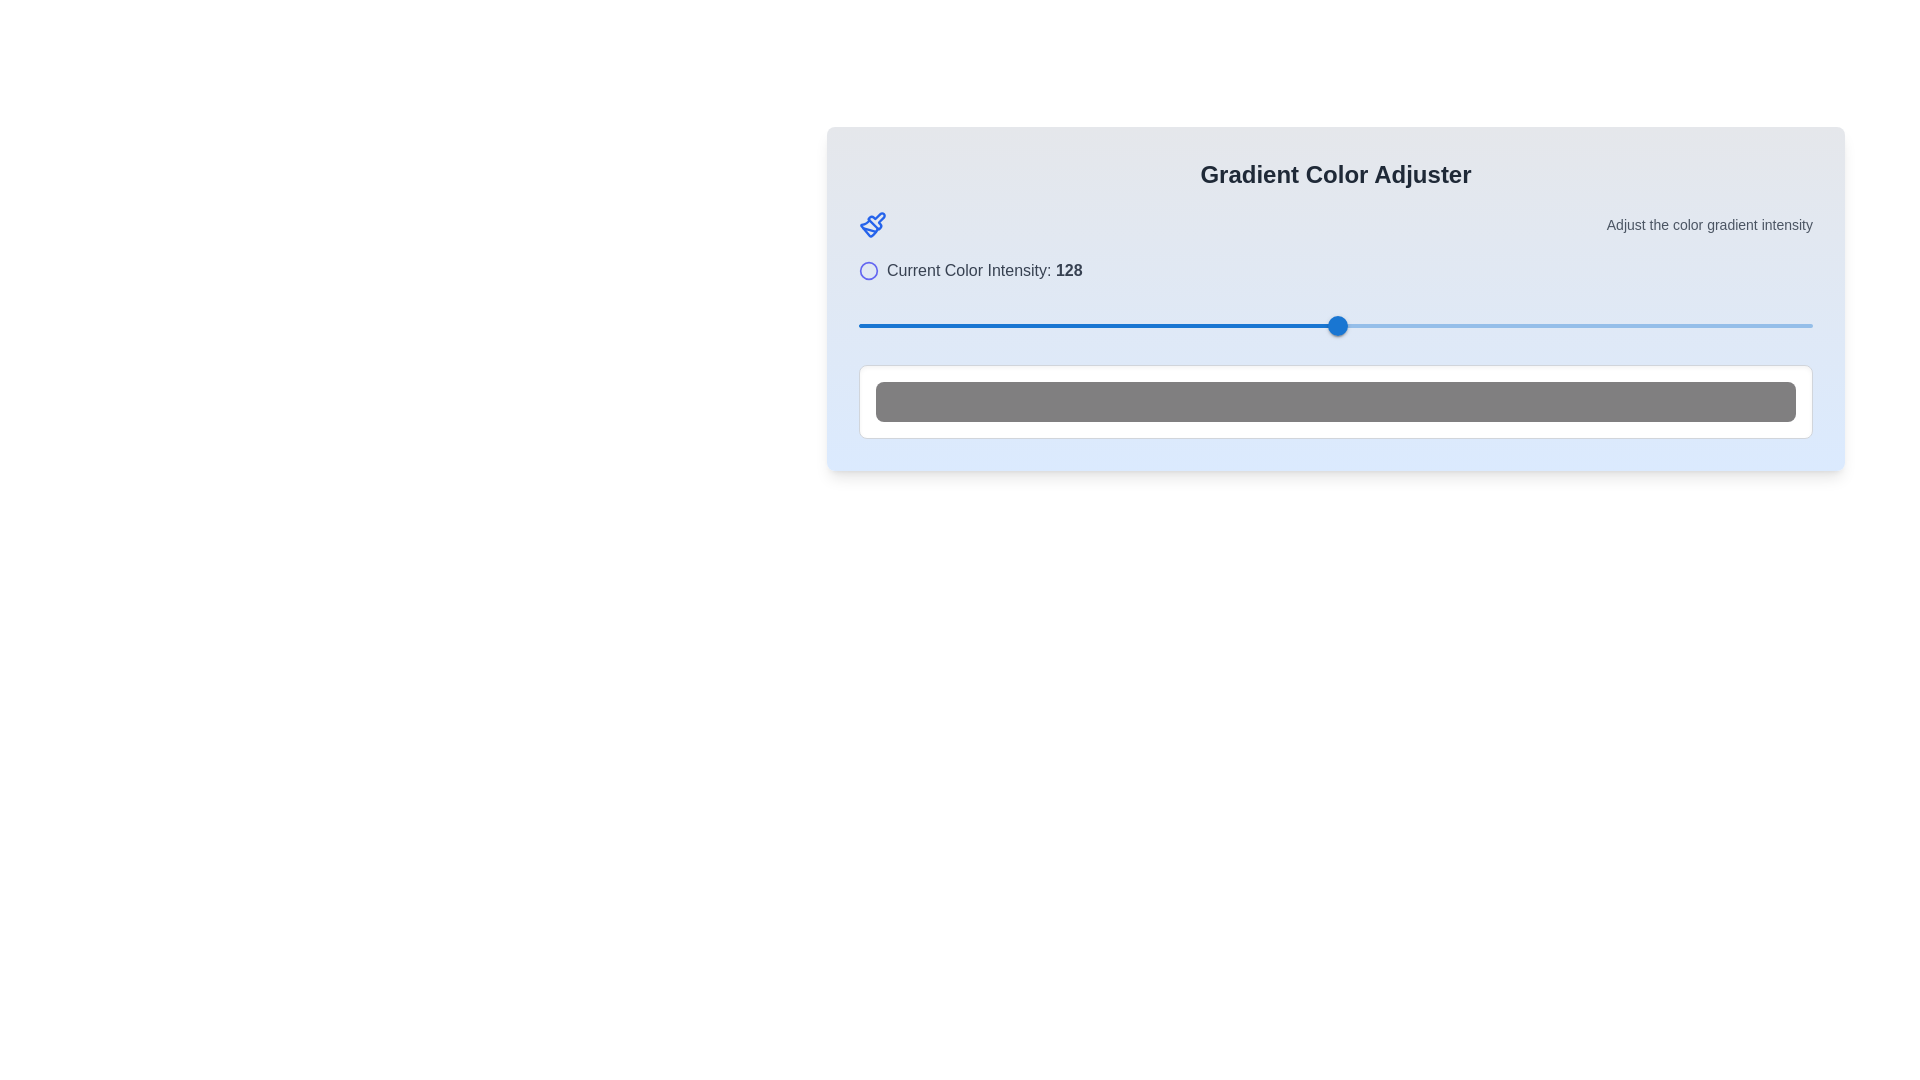 This screenshot has width=1920, height=1080. I want to click on the gradient color intensity, so click(1200, 325).